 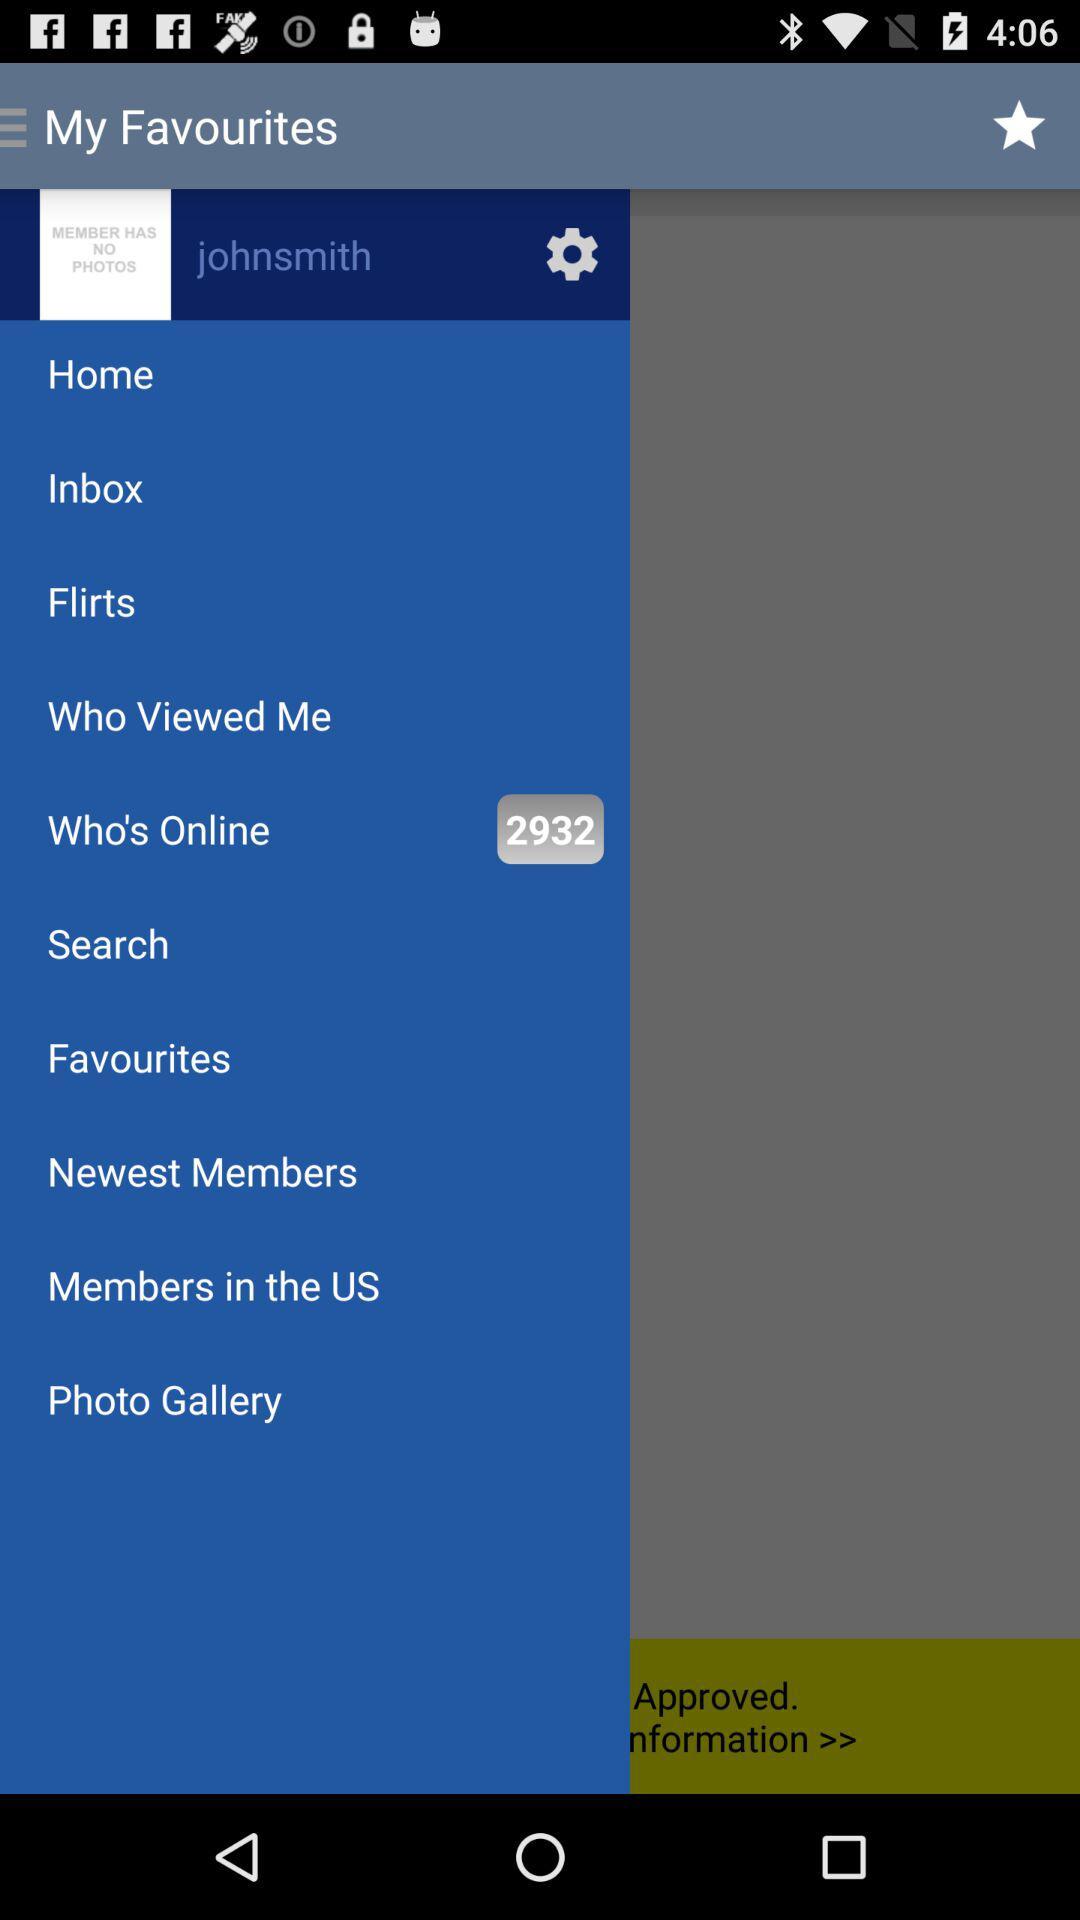 I want to click on the icon above photo gallery item, so click(x=213, y=1285).